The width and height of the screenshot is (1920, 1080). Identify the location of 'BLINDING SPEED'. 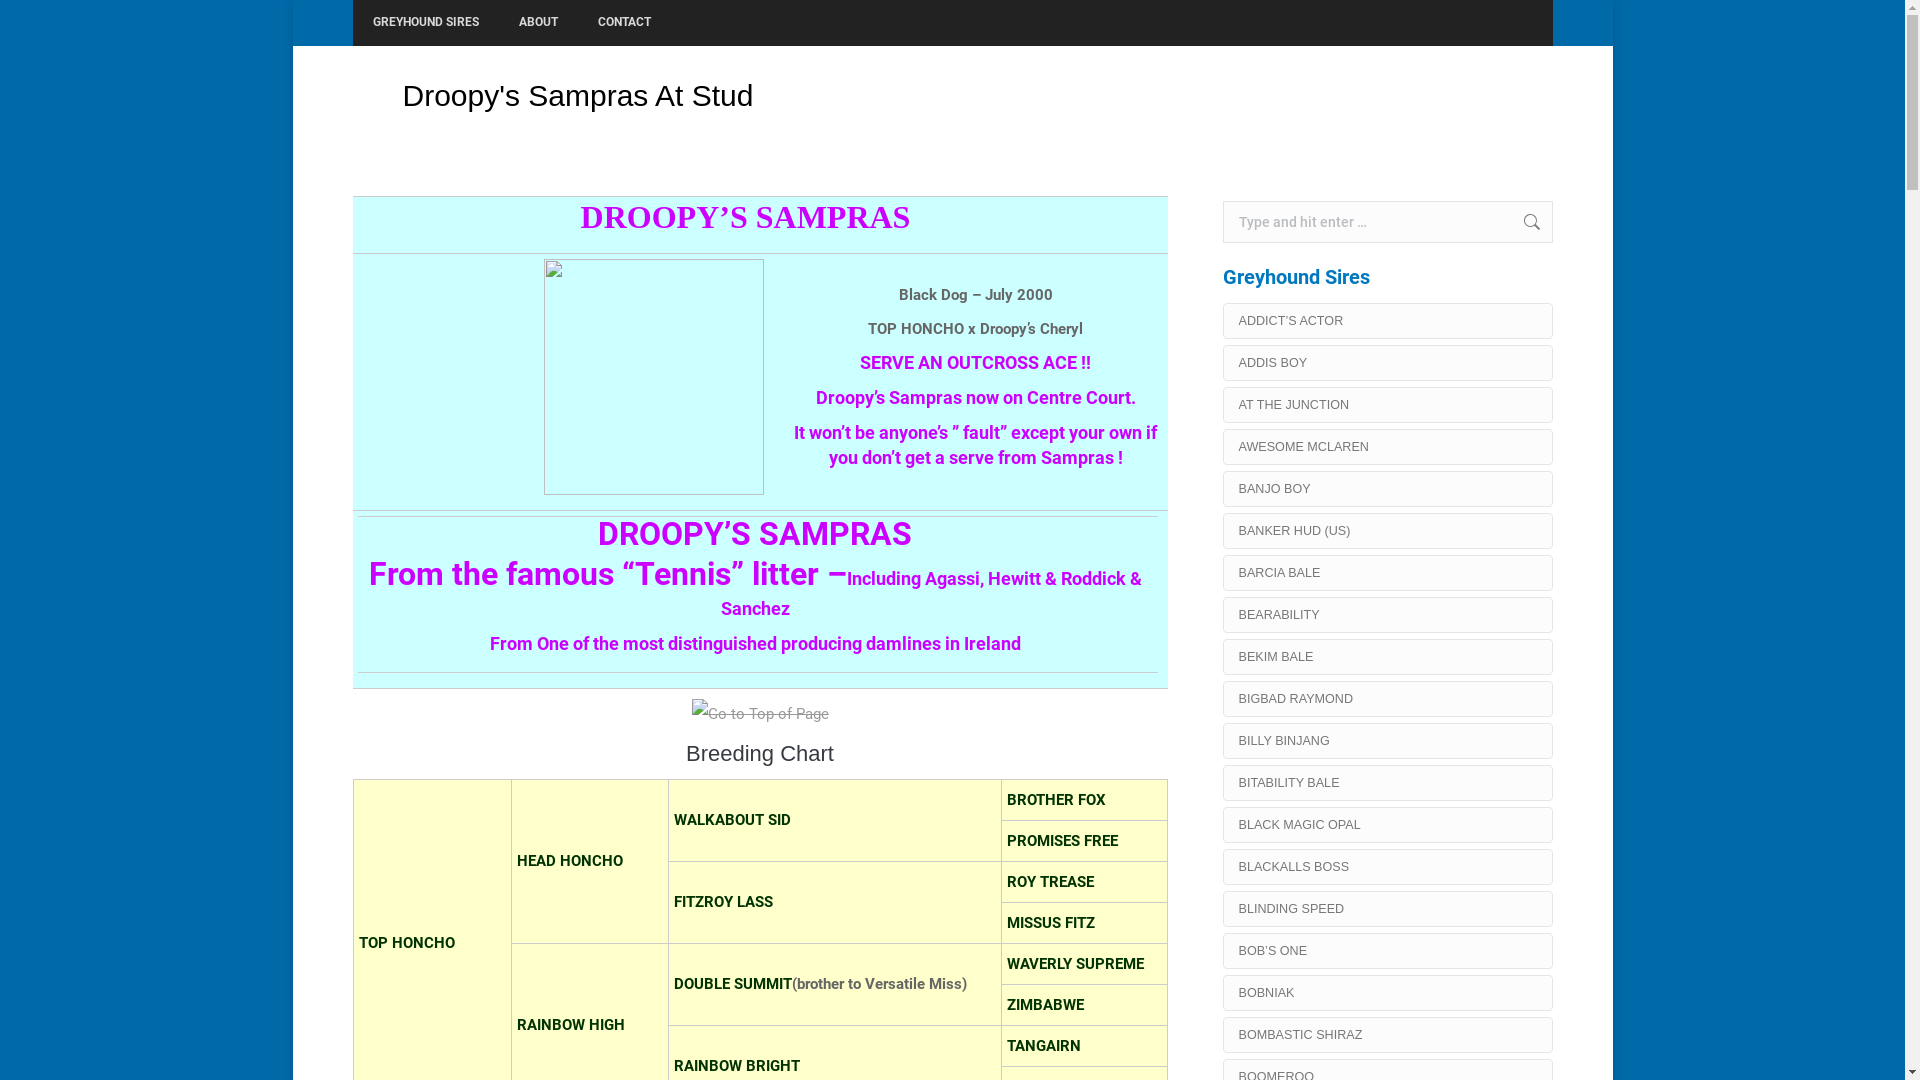
(1386, 909).